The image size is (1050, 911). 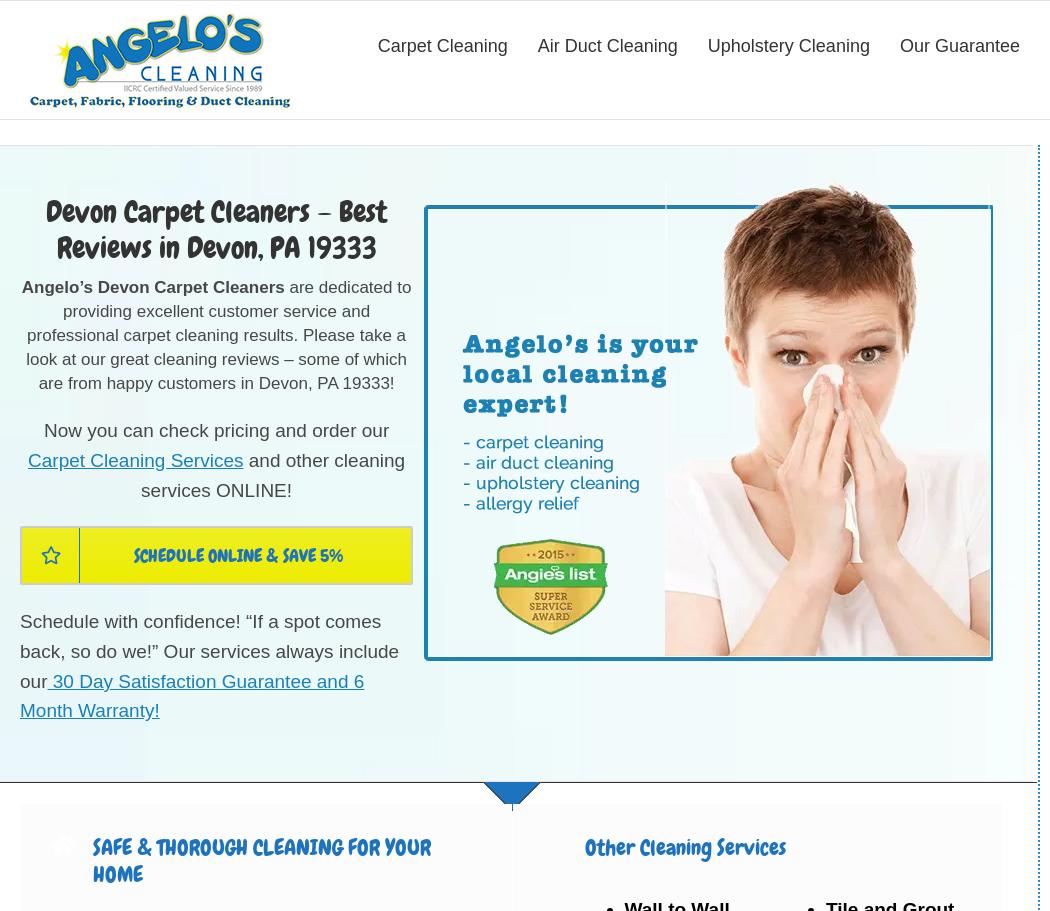 What do you see at coordinates (19, 650) in the screenshot?
I see `'Schedule with confidence! “If a spot comes back, so do we!” Our services always include our'` at bounding box center [19, 650].